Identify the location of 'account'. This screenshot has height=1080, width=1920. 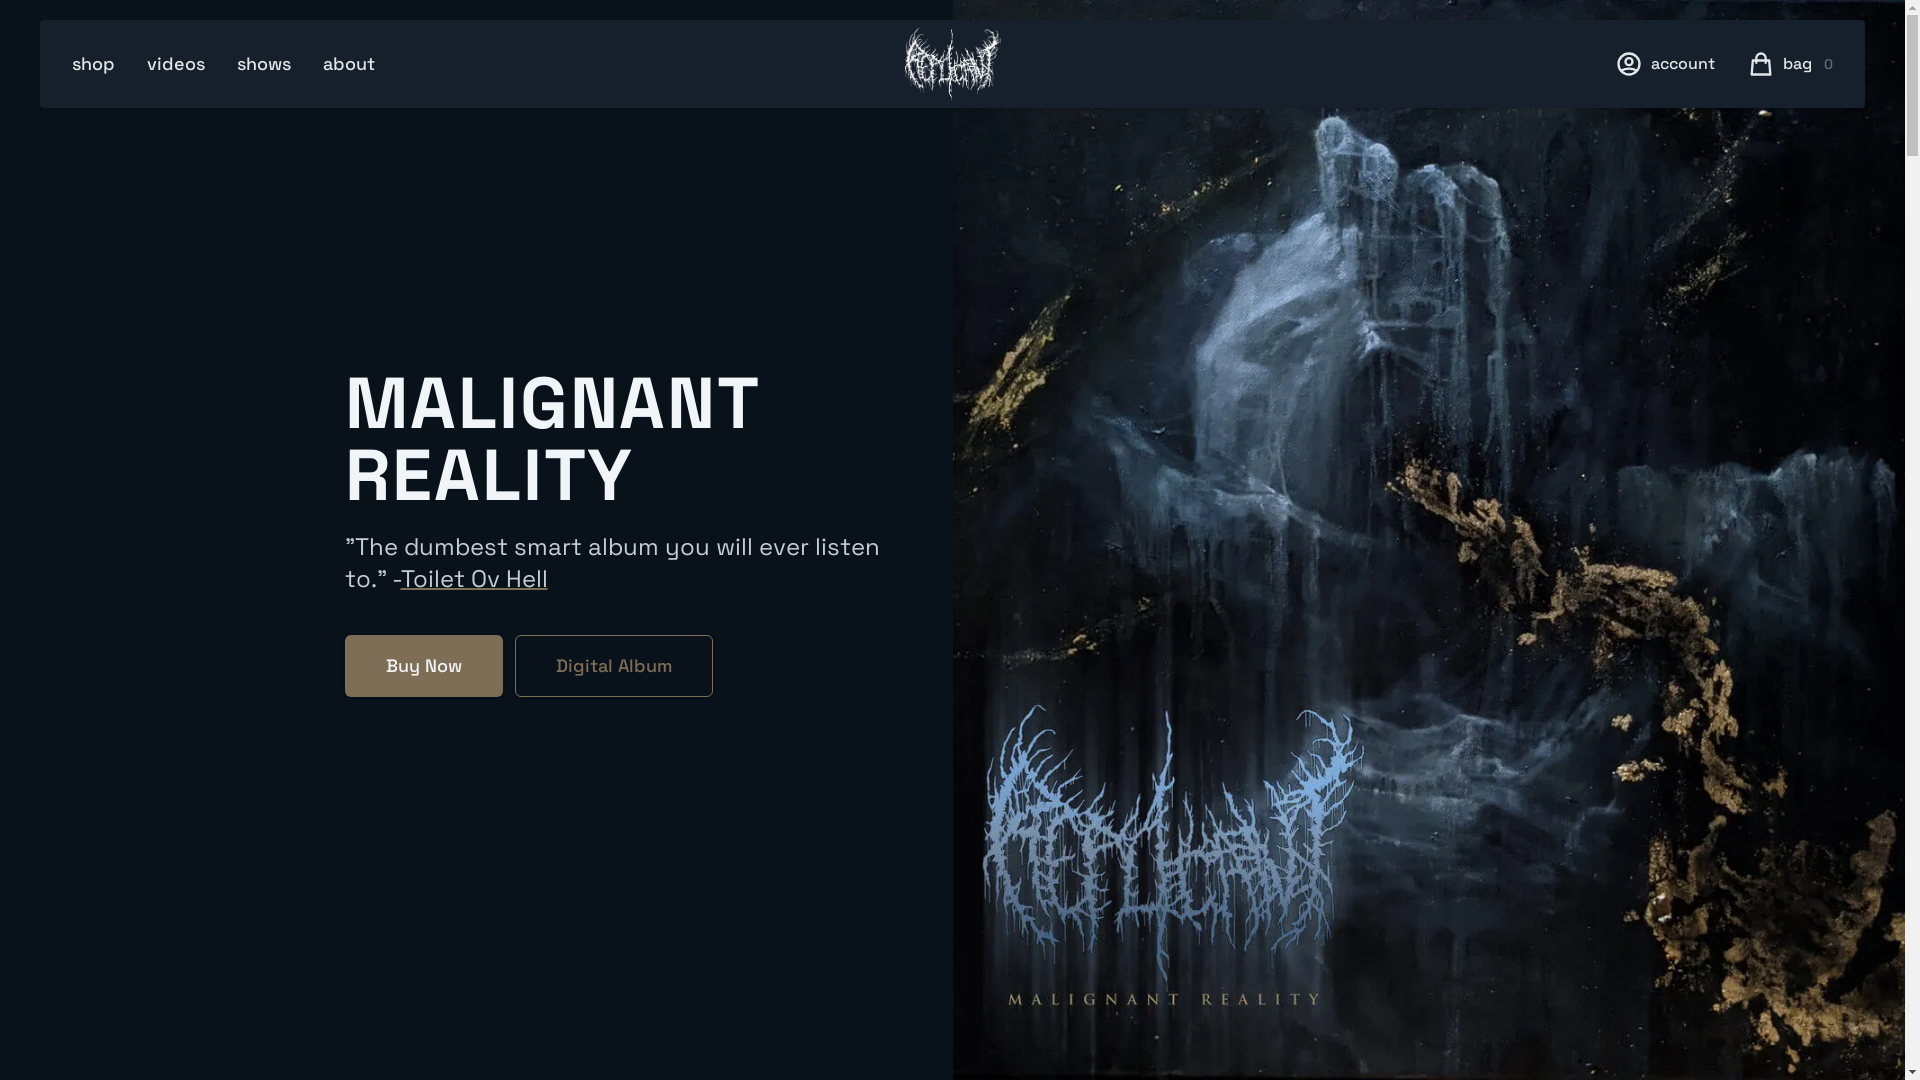
(1651, 63).